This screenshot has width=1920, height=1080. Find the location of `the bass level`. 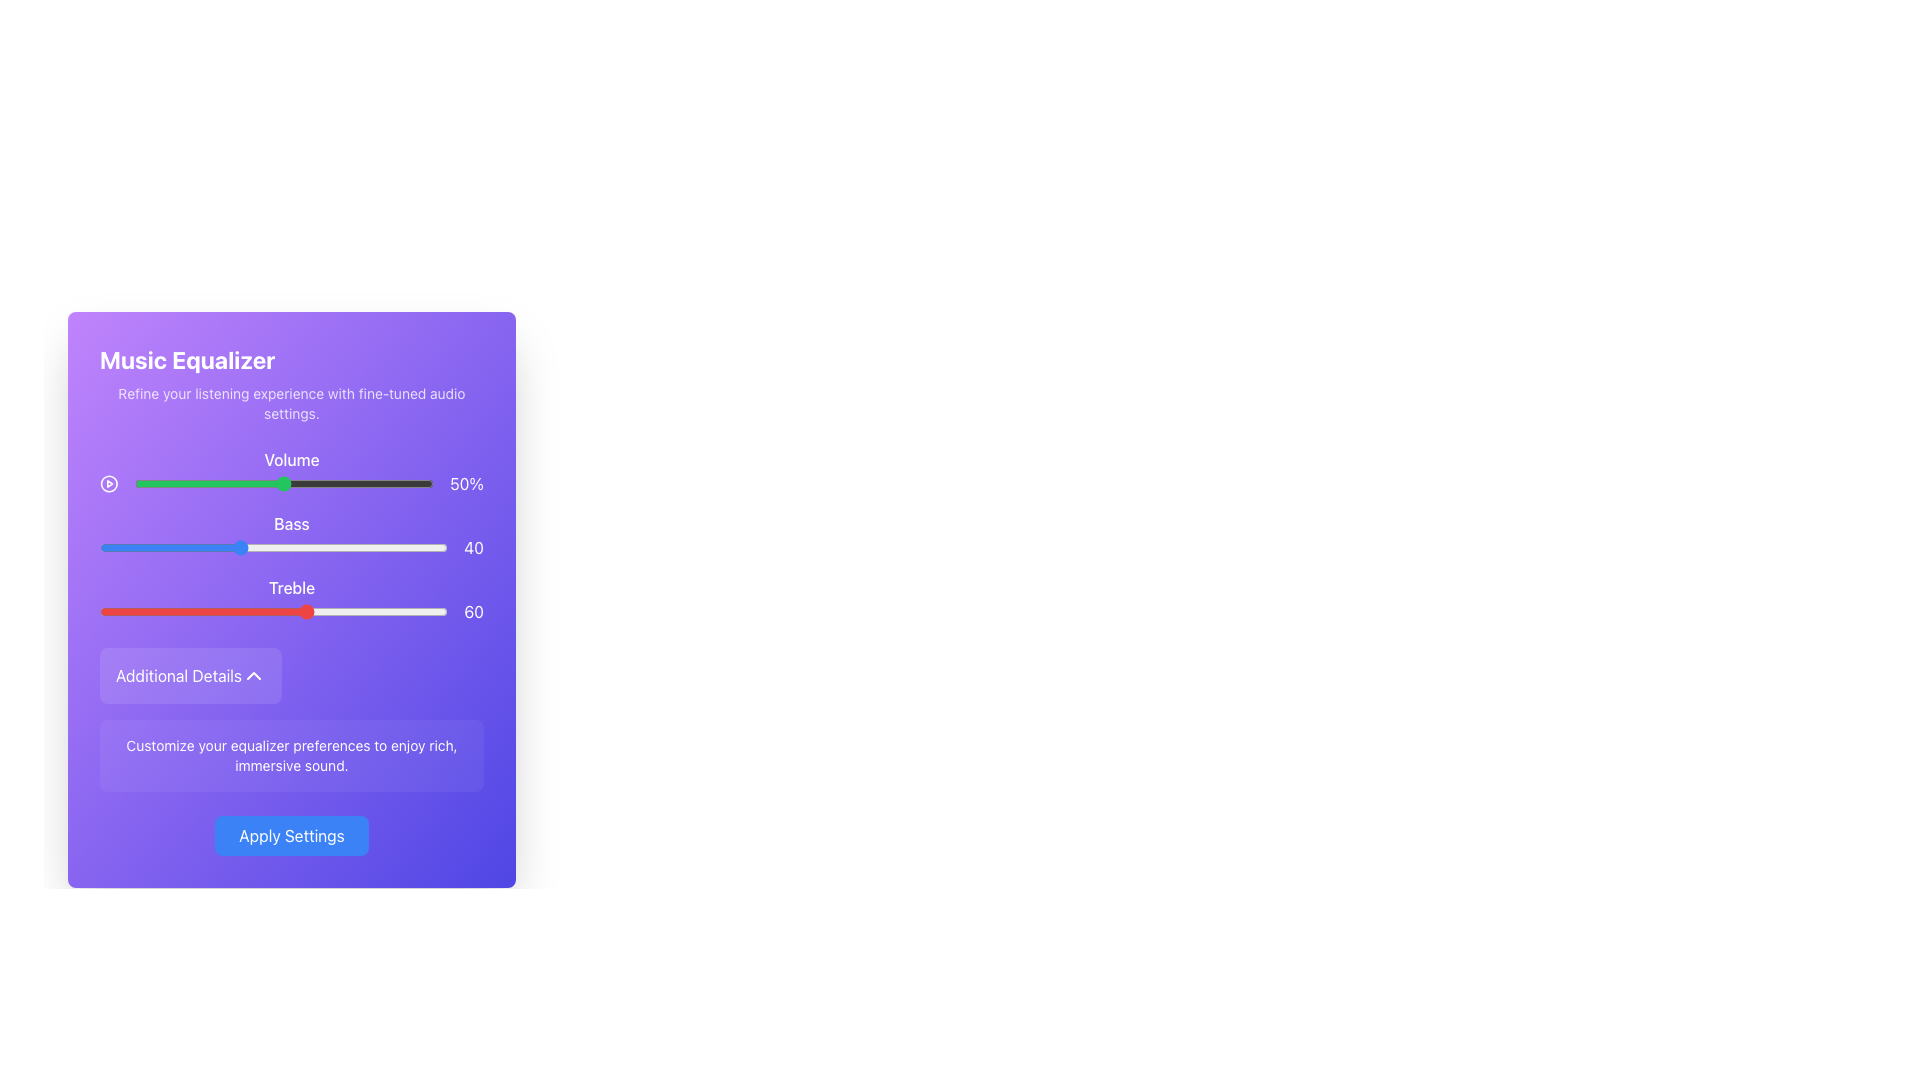

the bass level is located at coordinates (399, 547).